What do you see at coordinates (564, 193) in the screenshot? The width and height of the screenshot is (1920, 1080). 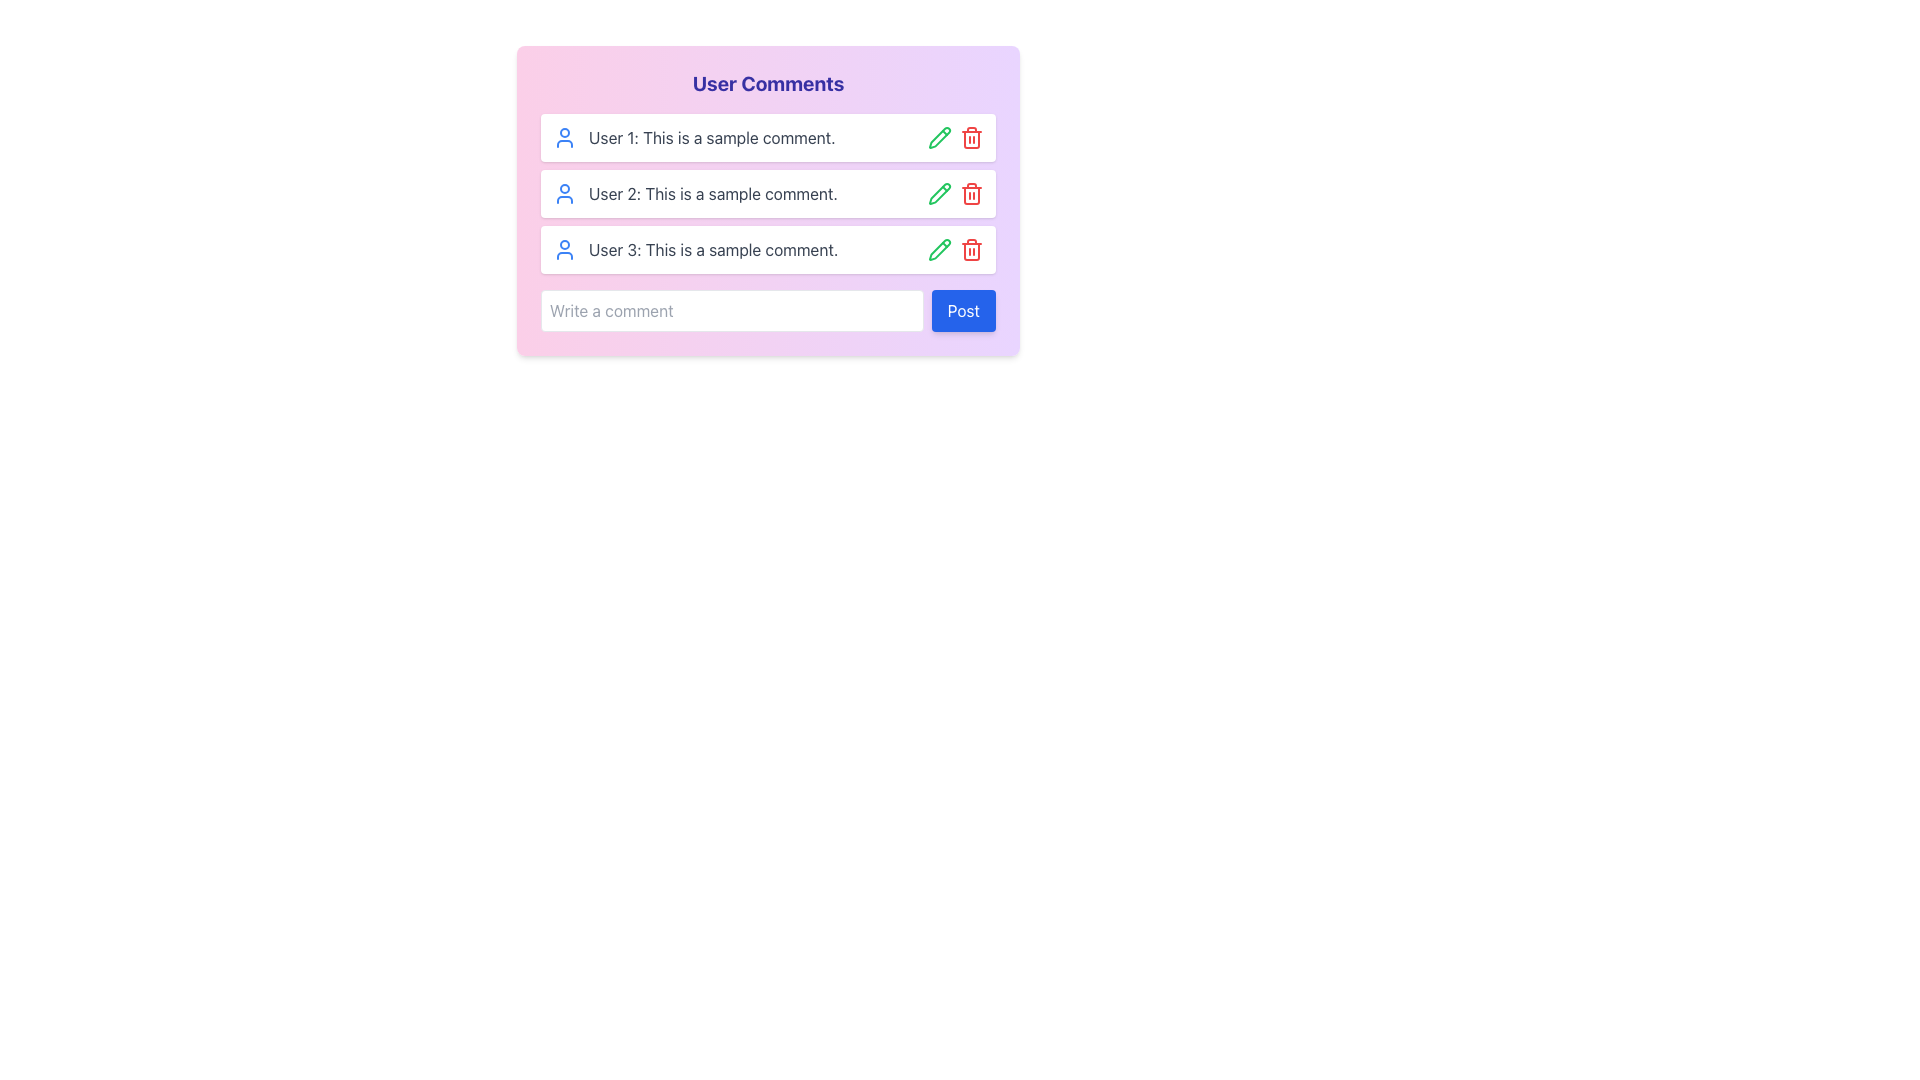 I see `the user avatar icon located next to the comment 'User 2: This is a sample comment.'` at bounding box center [564, 193].